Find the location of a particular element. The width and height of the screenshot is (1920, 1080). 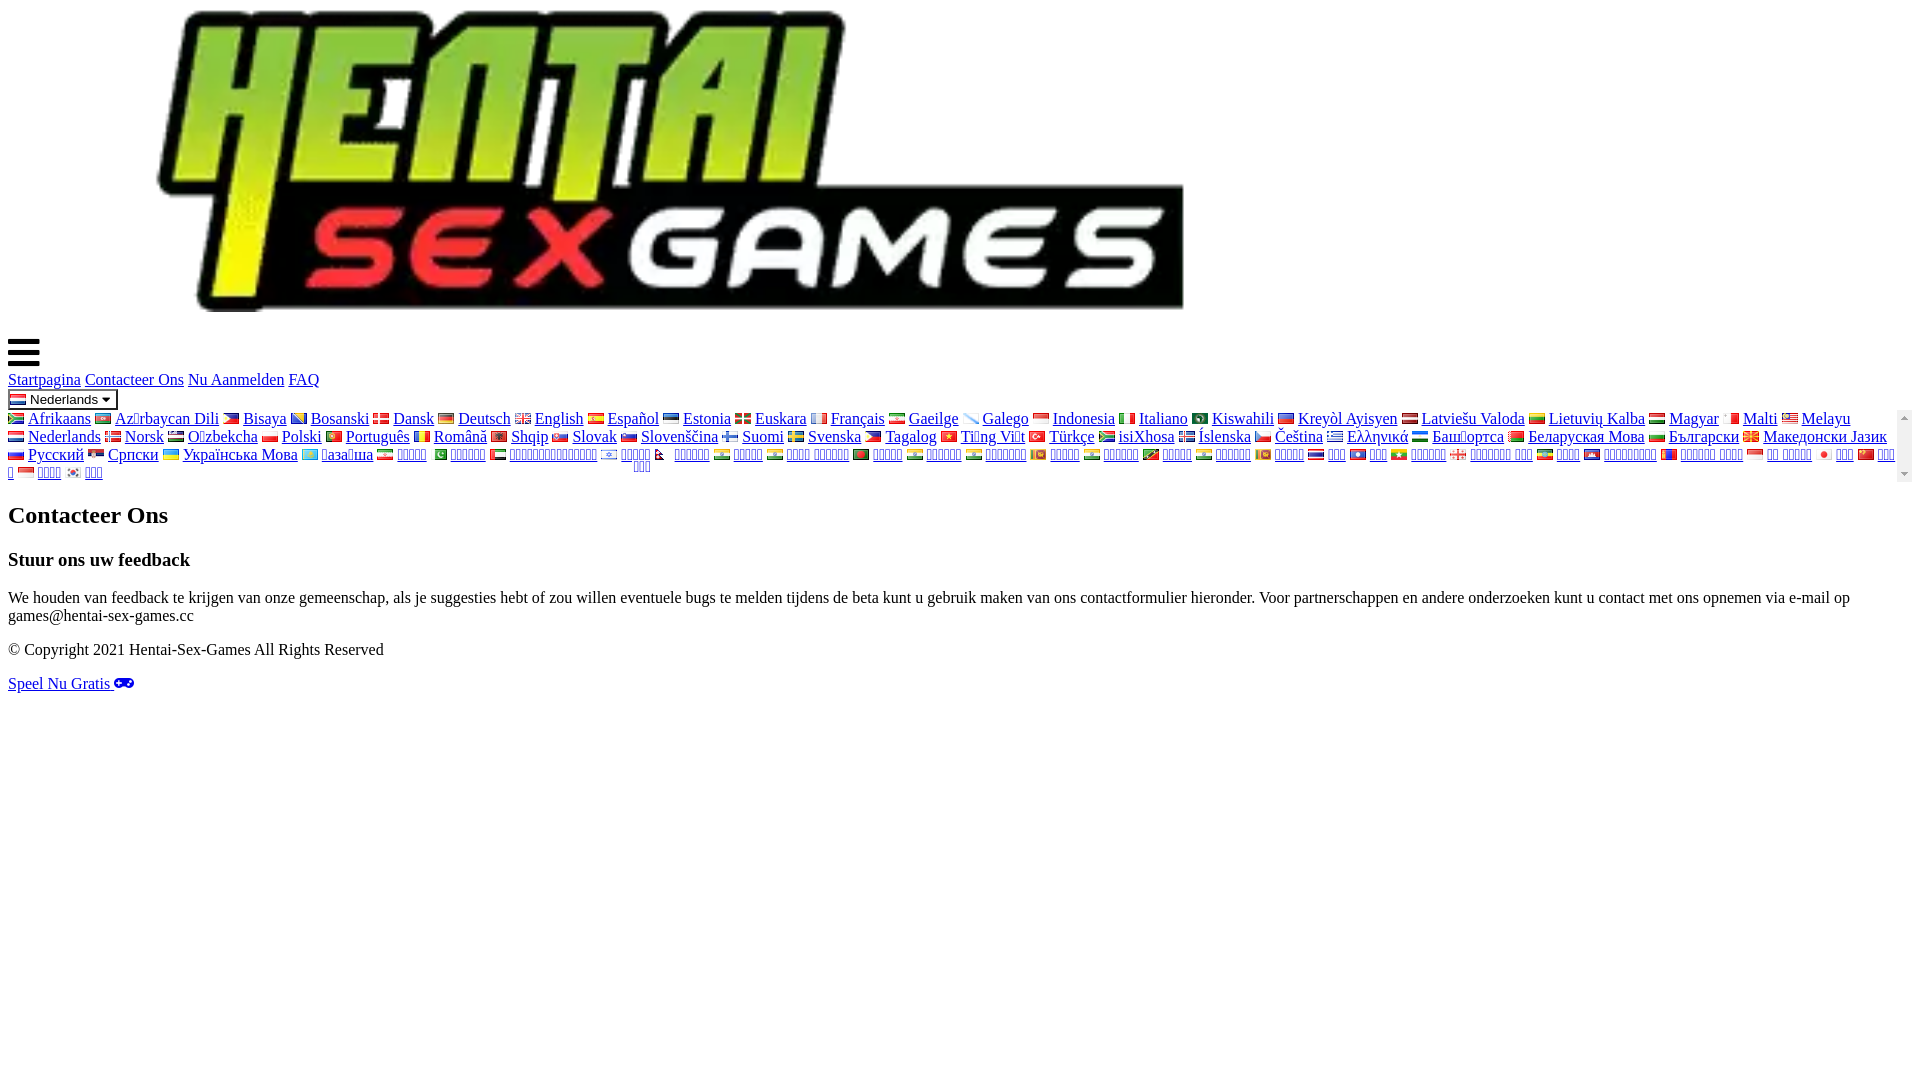

'English' is located at coordinates (514, 417).